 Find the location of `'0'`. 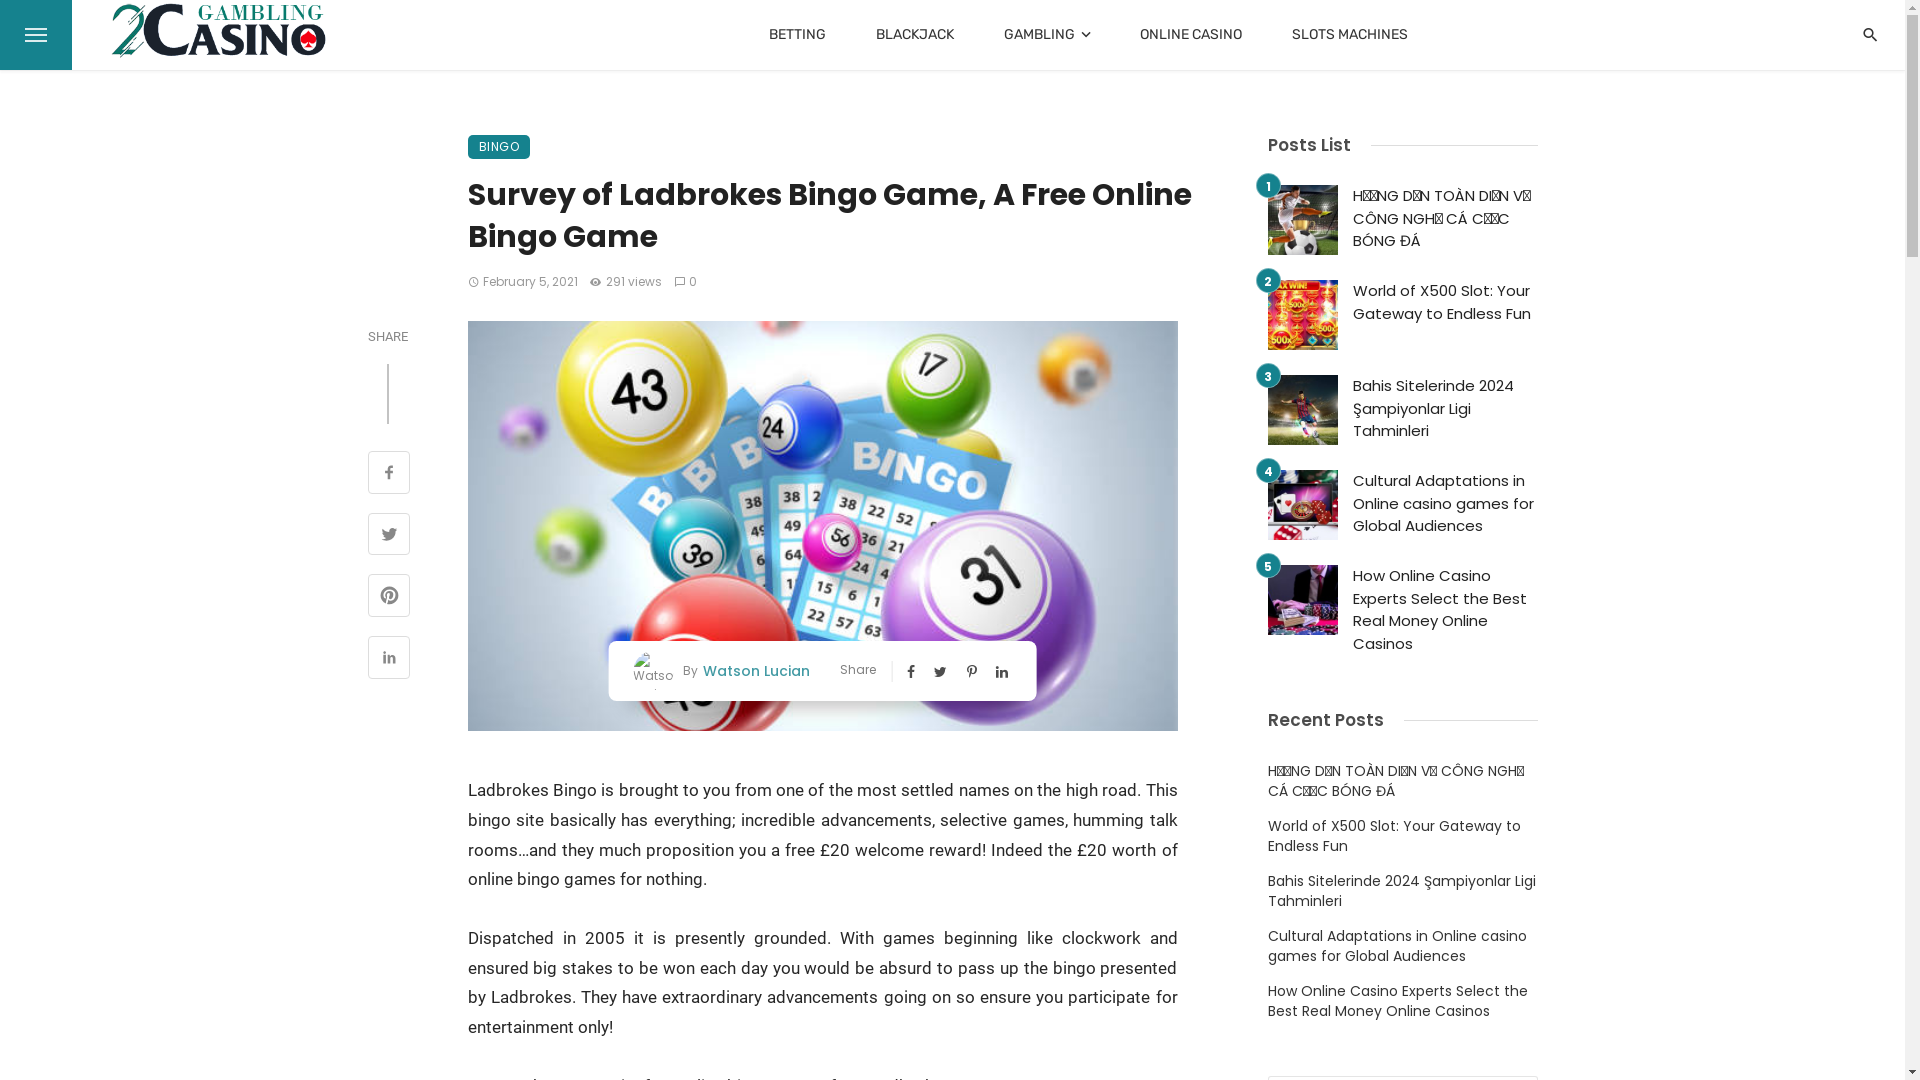

'0' is located at coordinates (673, 281).